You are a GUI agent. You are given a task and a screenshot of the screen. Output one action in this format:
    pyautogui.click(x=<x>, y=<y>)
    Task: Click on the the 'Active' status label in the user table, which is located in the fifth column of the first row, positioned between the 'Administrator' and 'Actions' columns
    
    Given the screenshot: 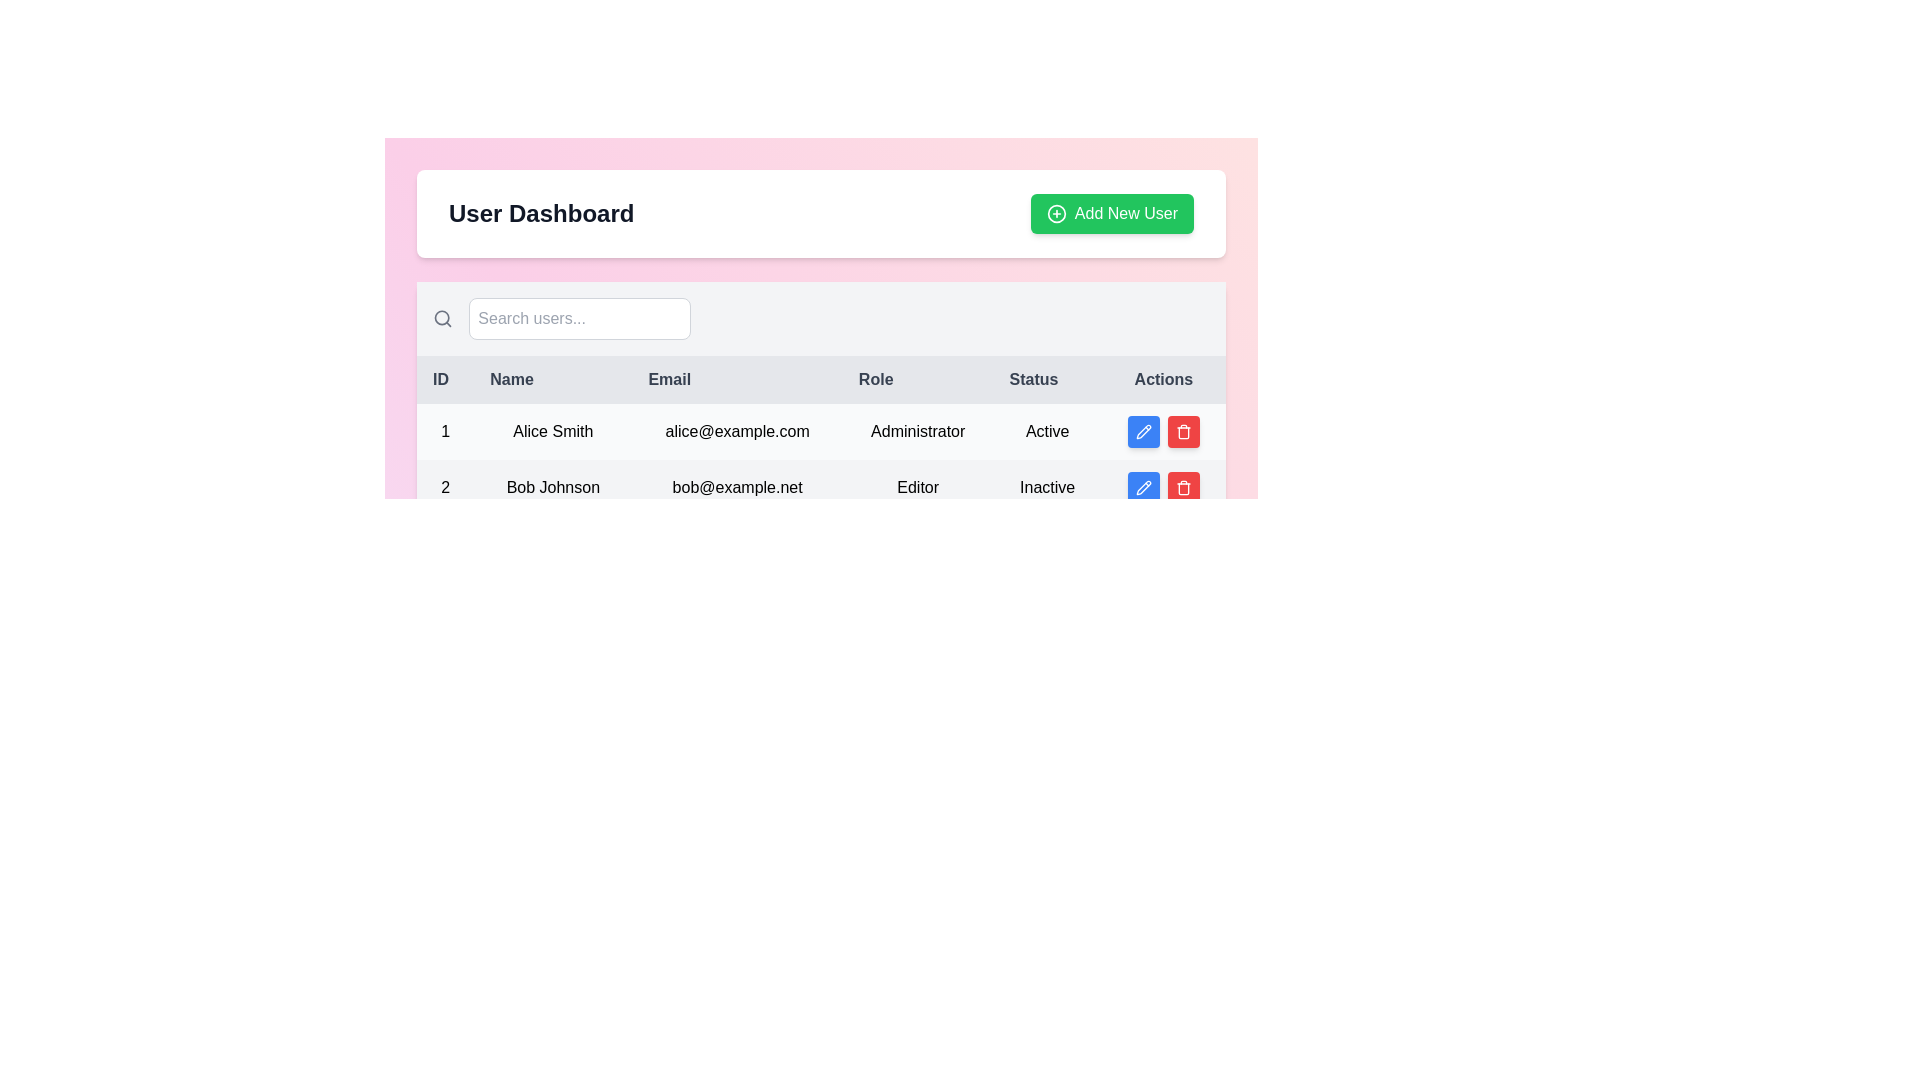 What is the action you would take?
    pyautogui.click(x=1046, y=431)
    